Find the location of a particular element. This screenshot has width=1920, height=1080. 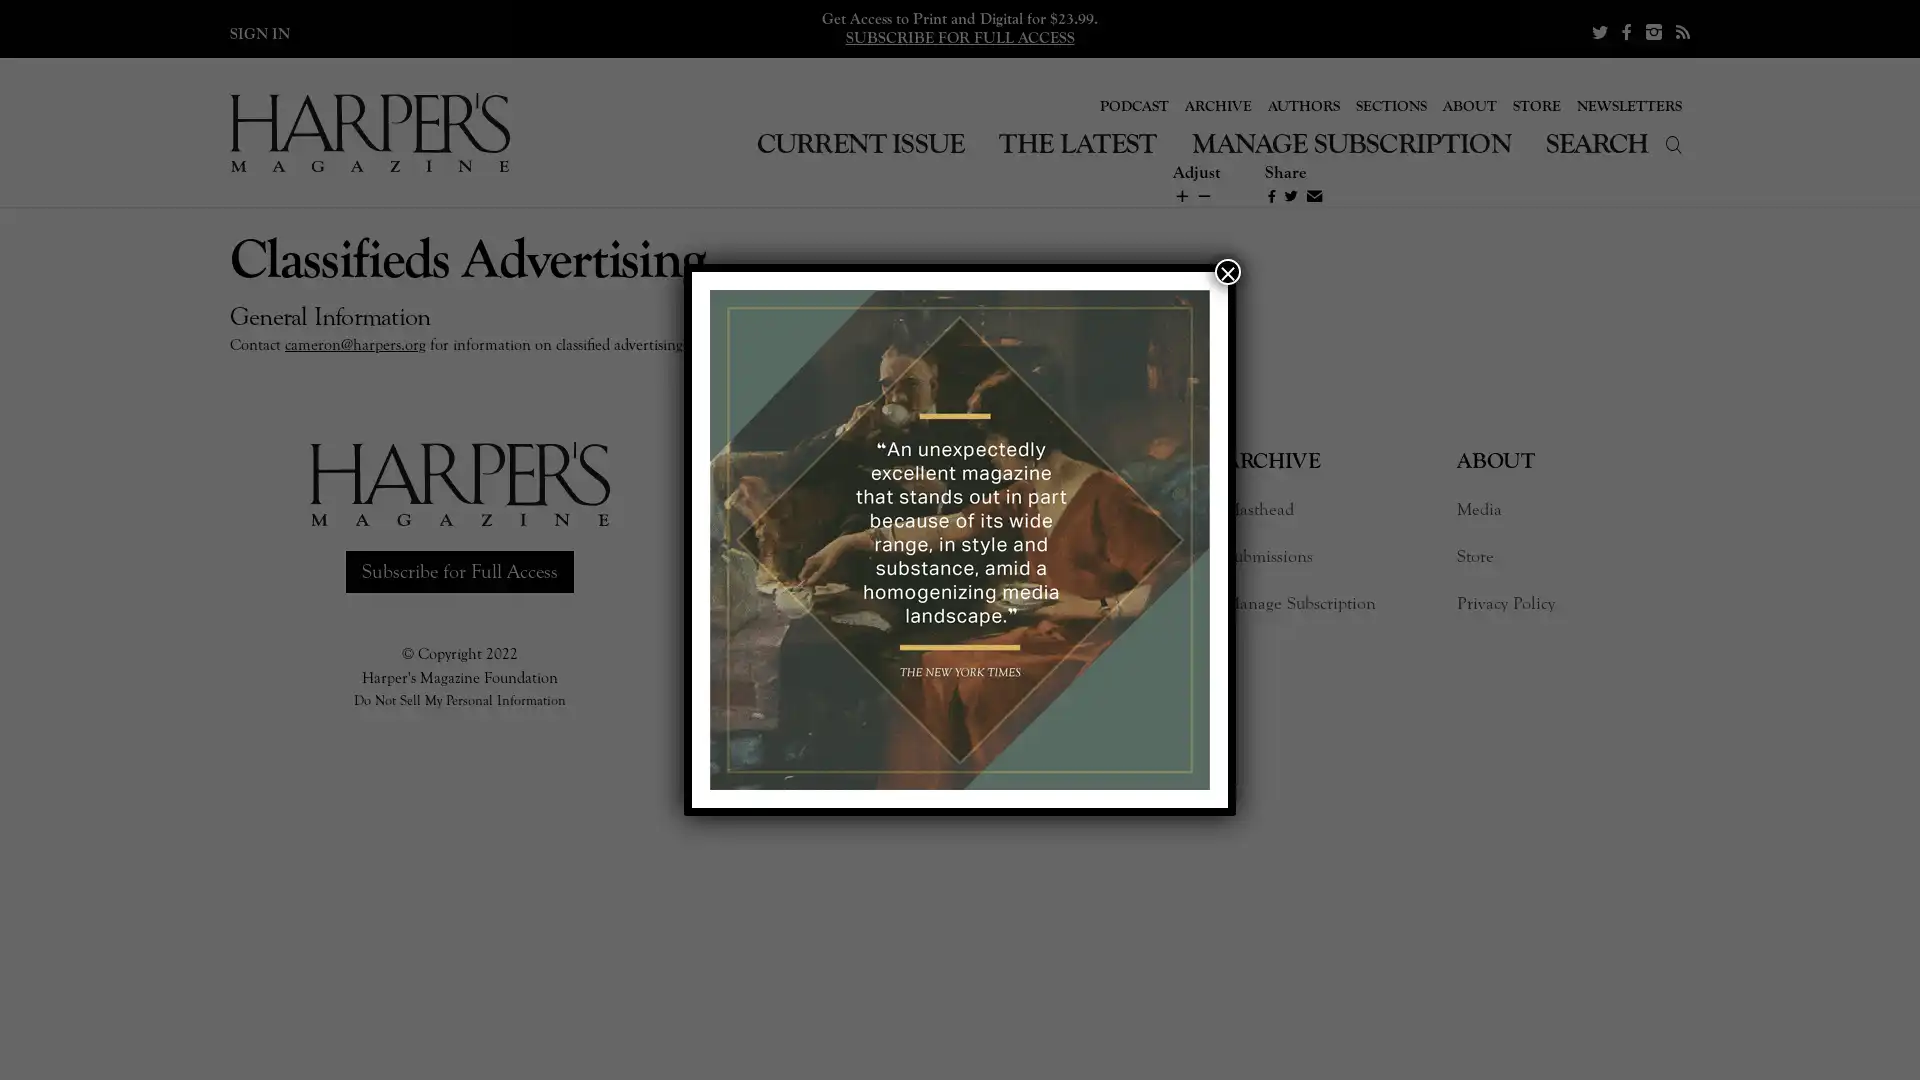

Close is located at coordinates (1227, 272).